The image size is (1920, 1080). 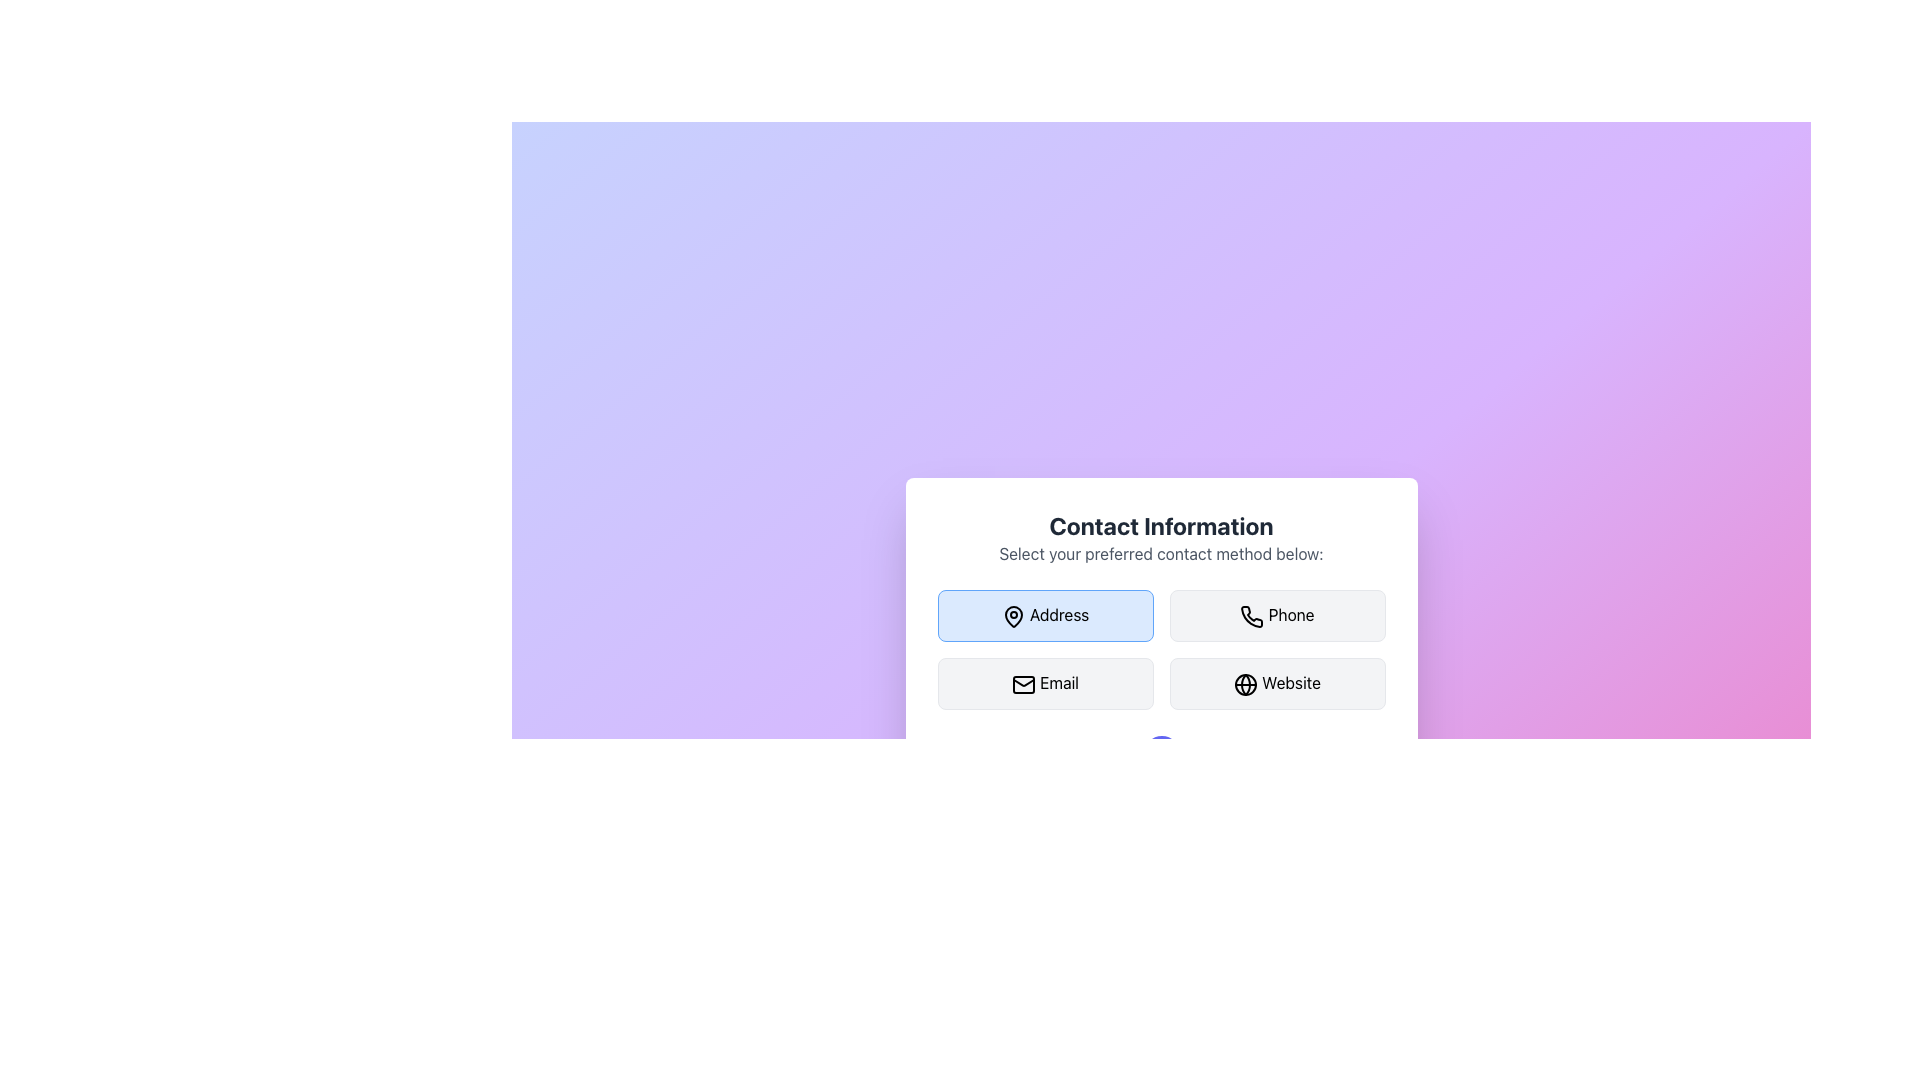 What do you see at coordinates (1276, 682) in the screenshot?
I see `the 'Website' button located in the second row and second column of the 'Contact Information' section` at bounding box center [1276, 682].